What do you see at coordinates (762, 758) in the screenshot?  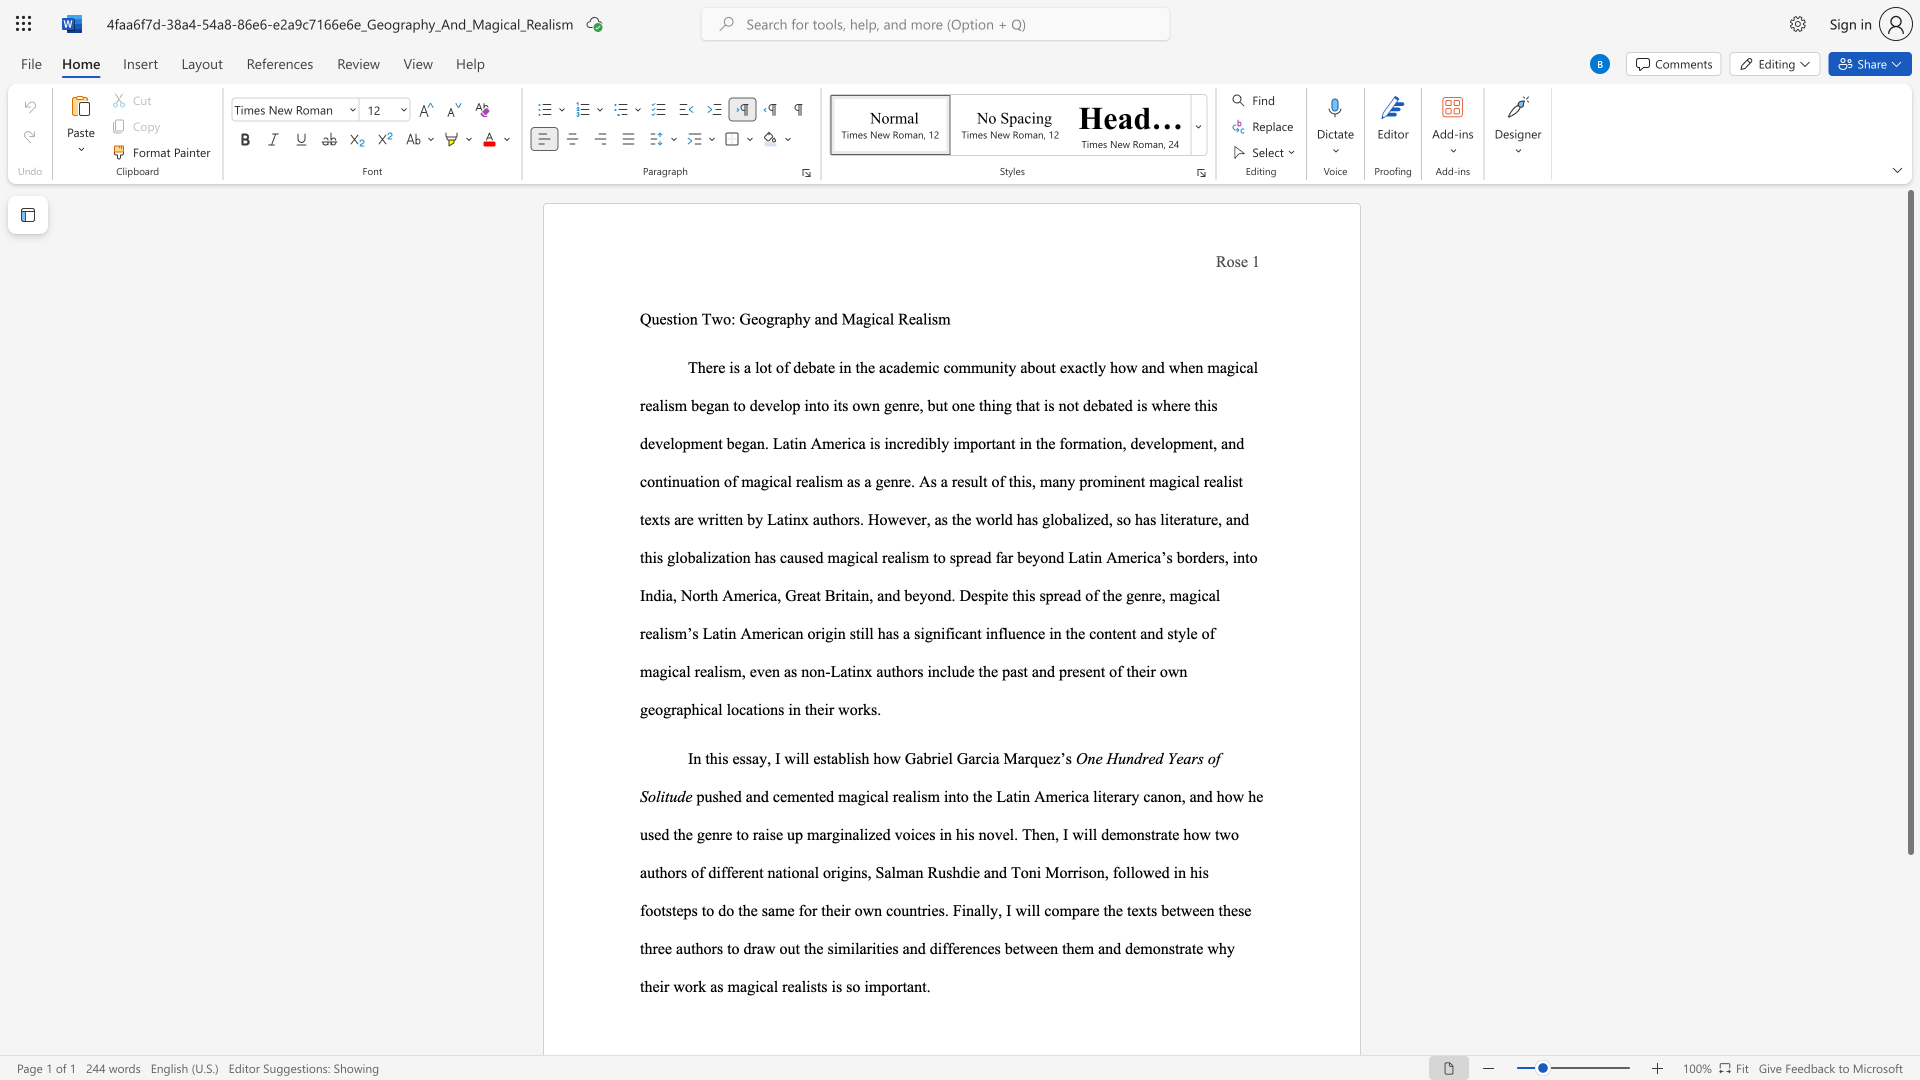 I see `the 1th character "y" in the text` at bounding box center [762, 758].